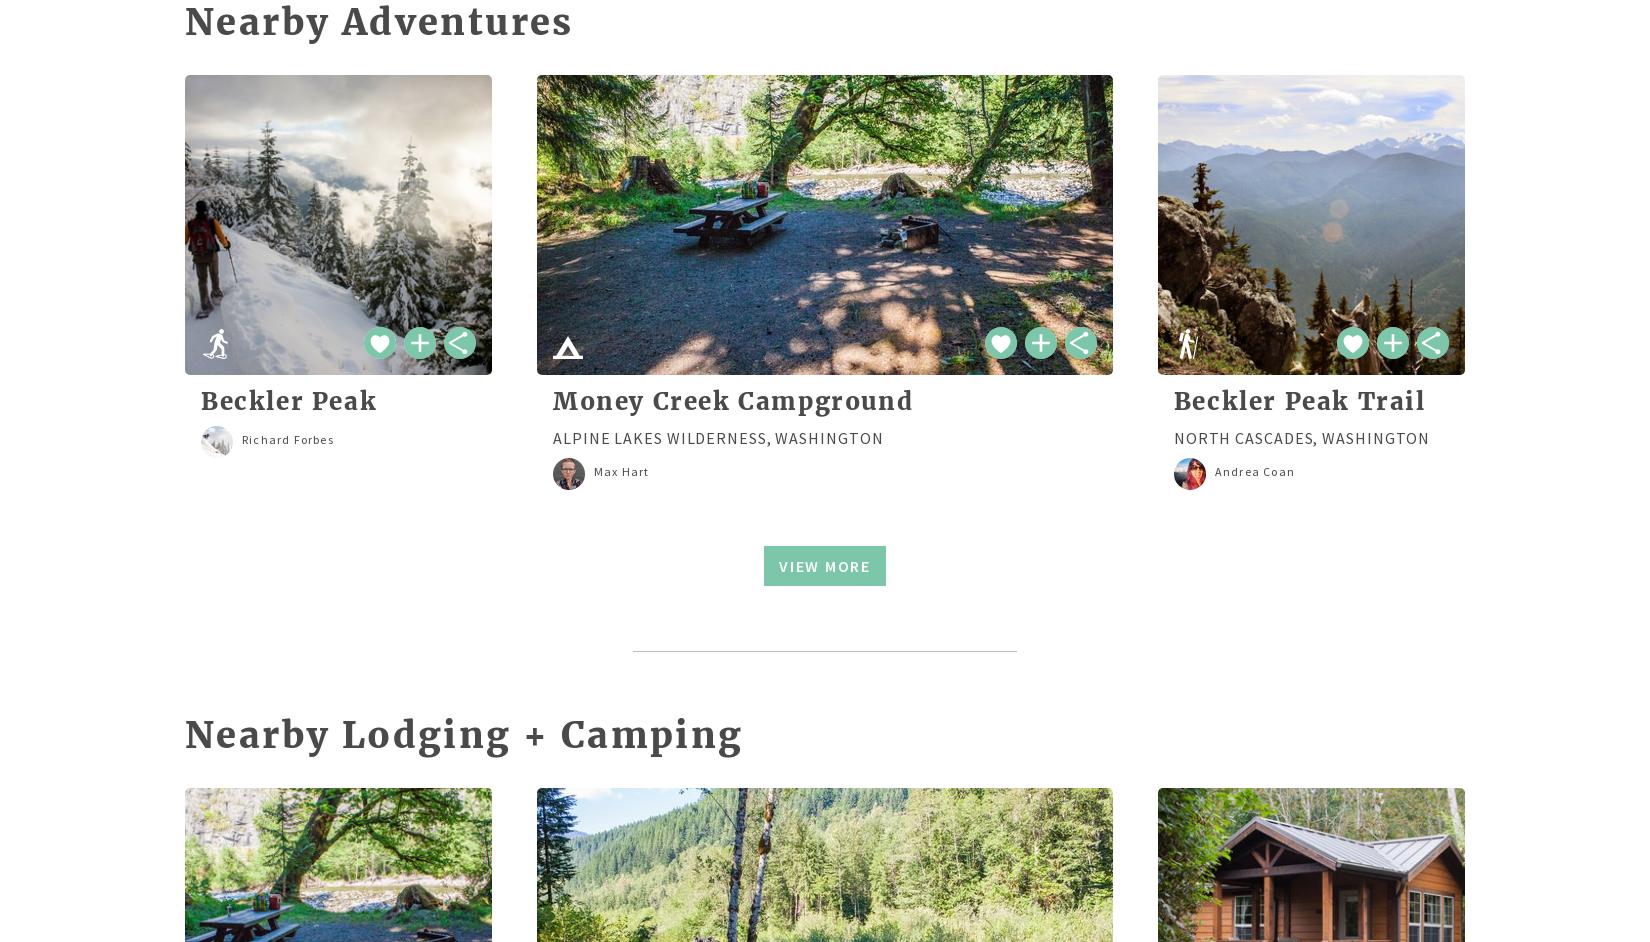  Describe the element at coordinates (287, 438) in the screenshot. I see `'Richard Forbes'` at that location.